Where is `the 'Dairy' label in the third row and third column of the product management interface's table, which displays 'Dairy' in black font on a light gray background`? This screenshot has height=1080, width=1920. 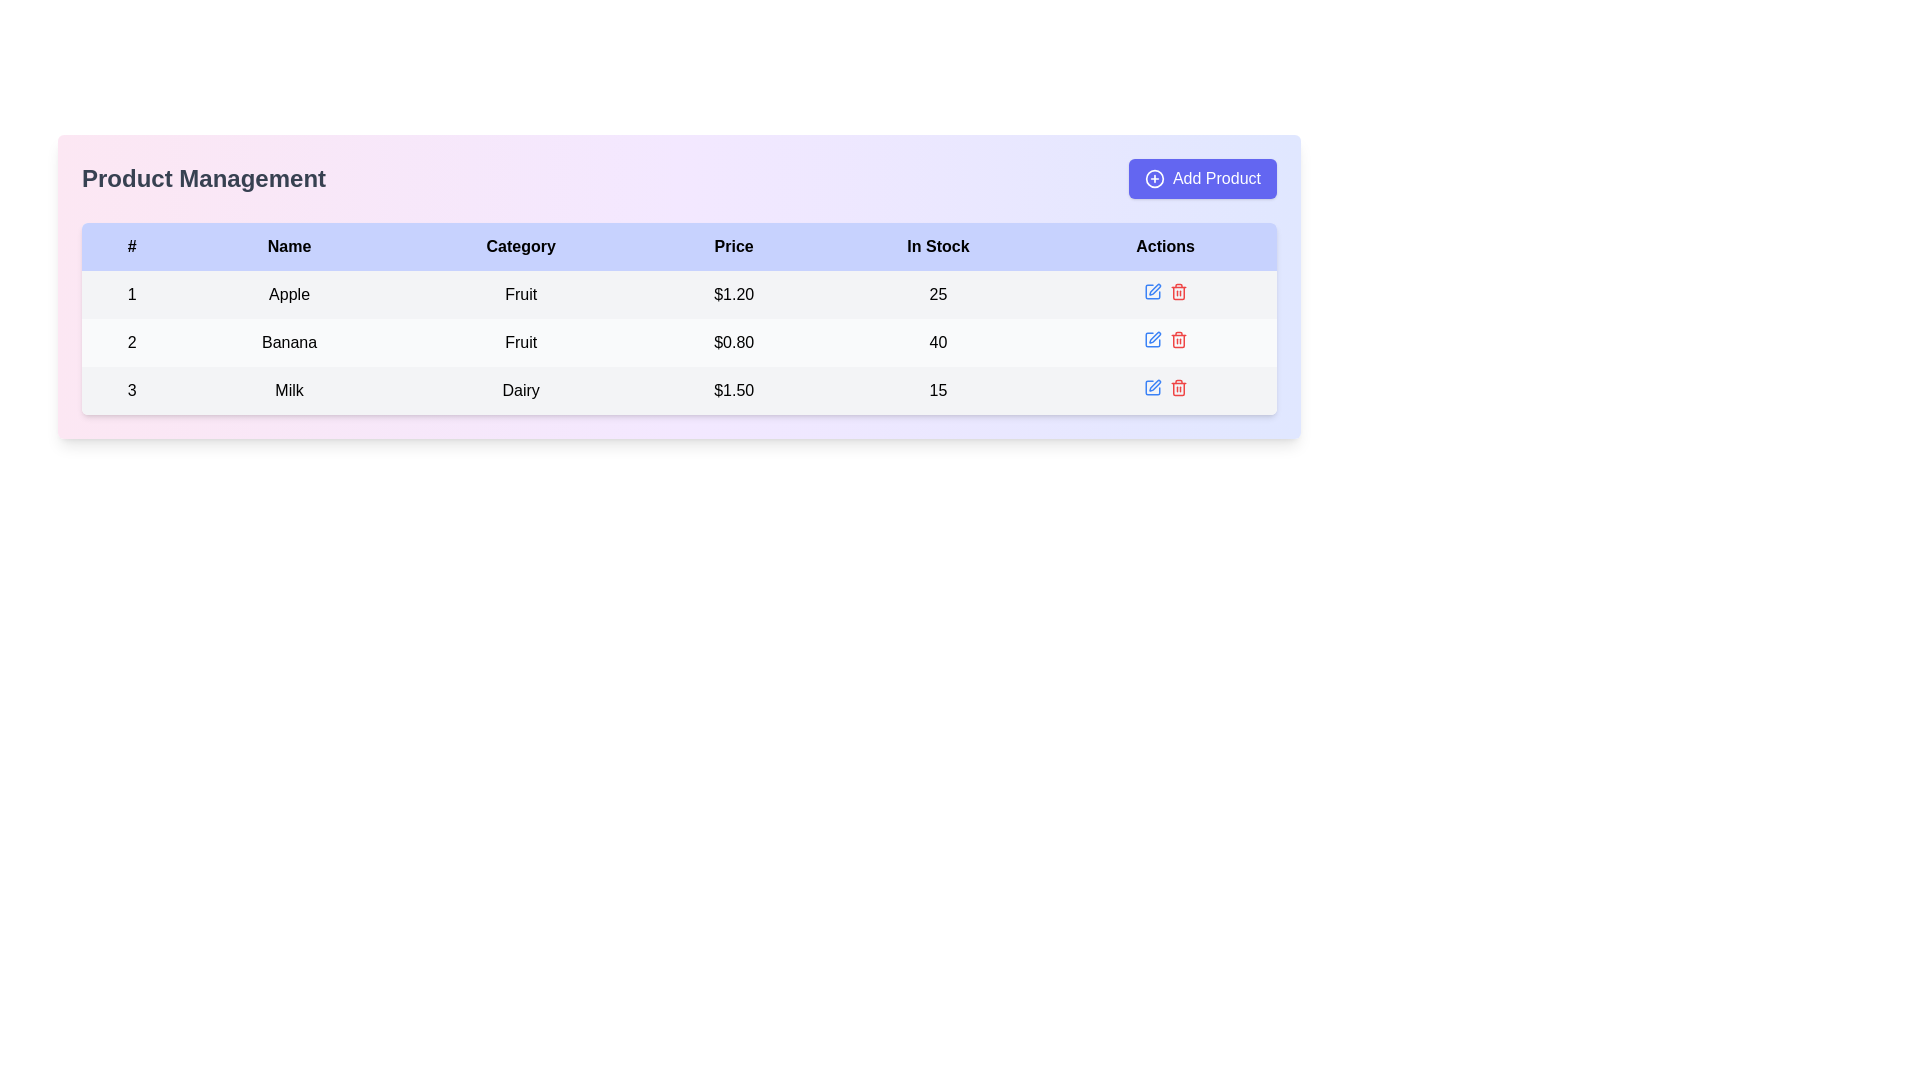 the 'Dairy' label in the third row and third column of the product management interface's table, which displays 'Dairy' in black font on a light gray background is located at coordinates (521, 390).